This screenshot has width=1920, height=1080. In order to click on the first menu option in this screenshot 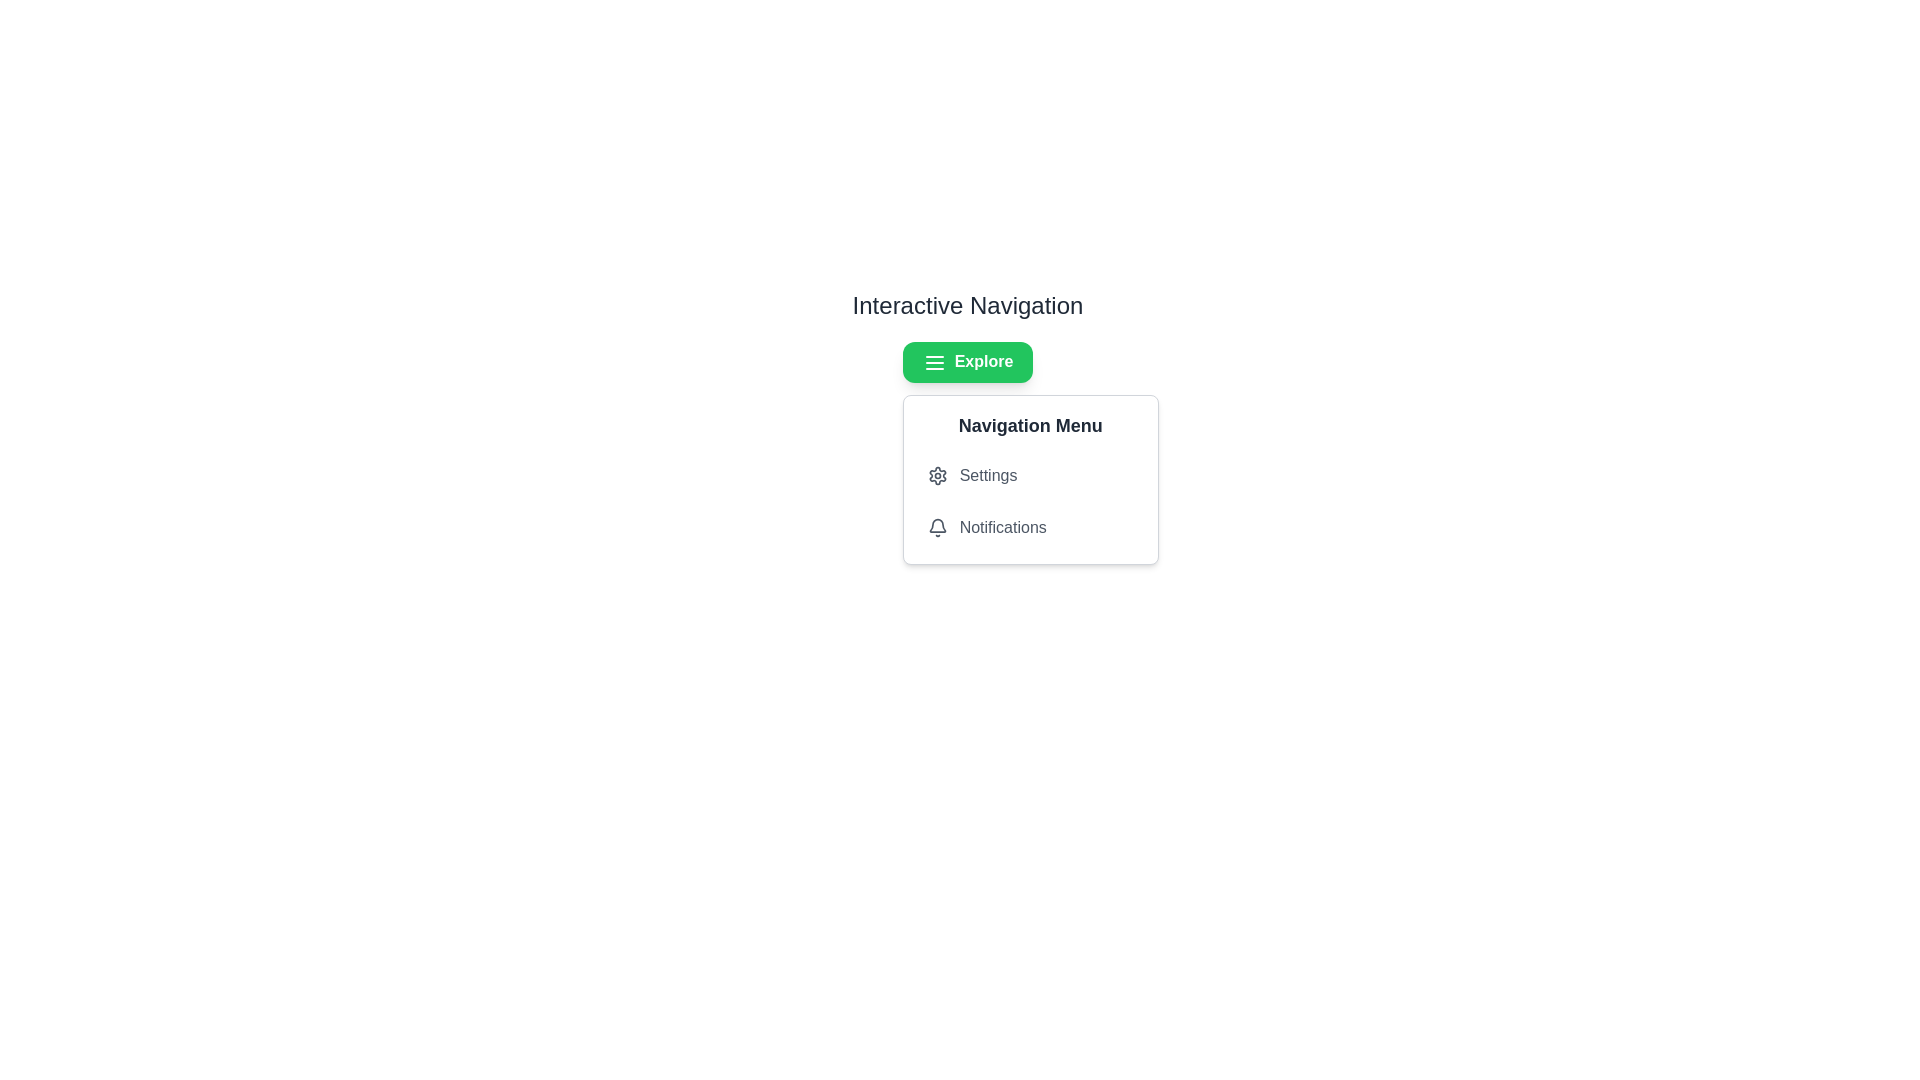, I will do `click(1030, 475)`.